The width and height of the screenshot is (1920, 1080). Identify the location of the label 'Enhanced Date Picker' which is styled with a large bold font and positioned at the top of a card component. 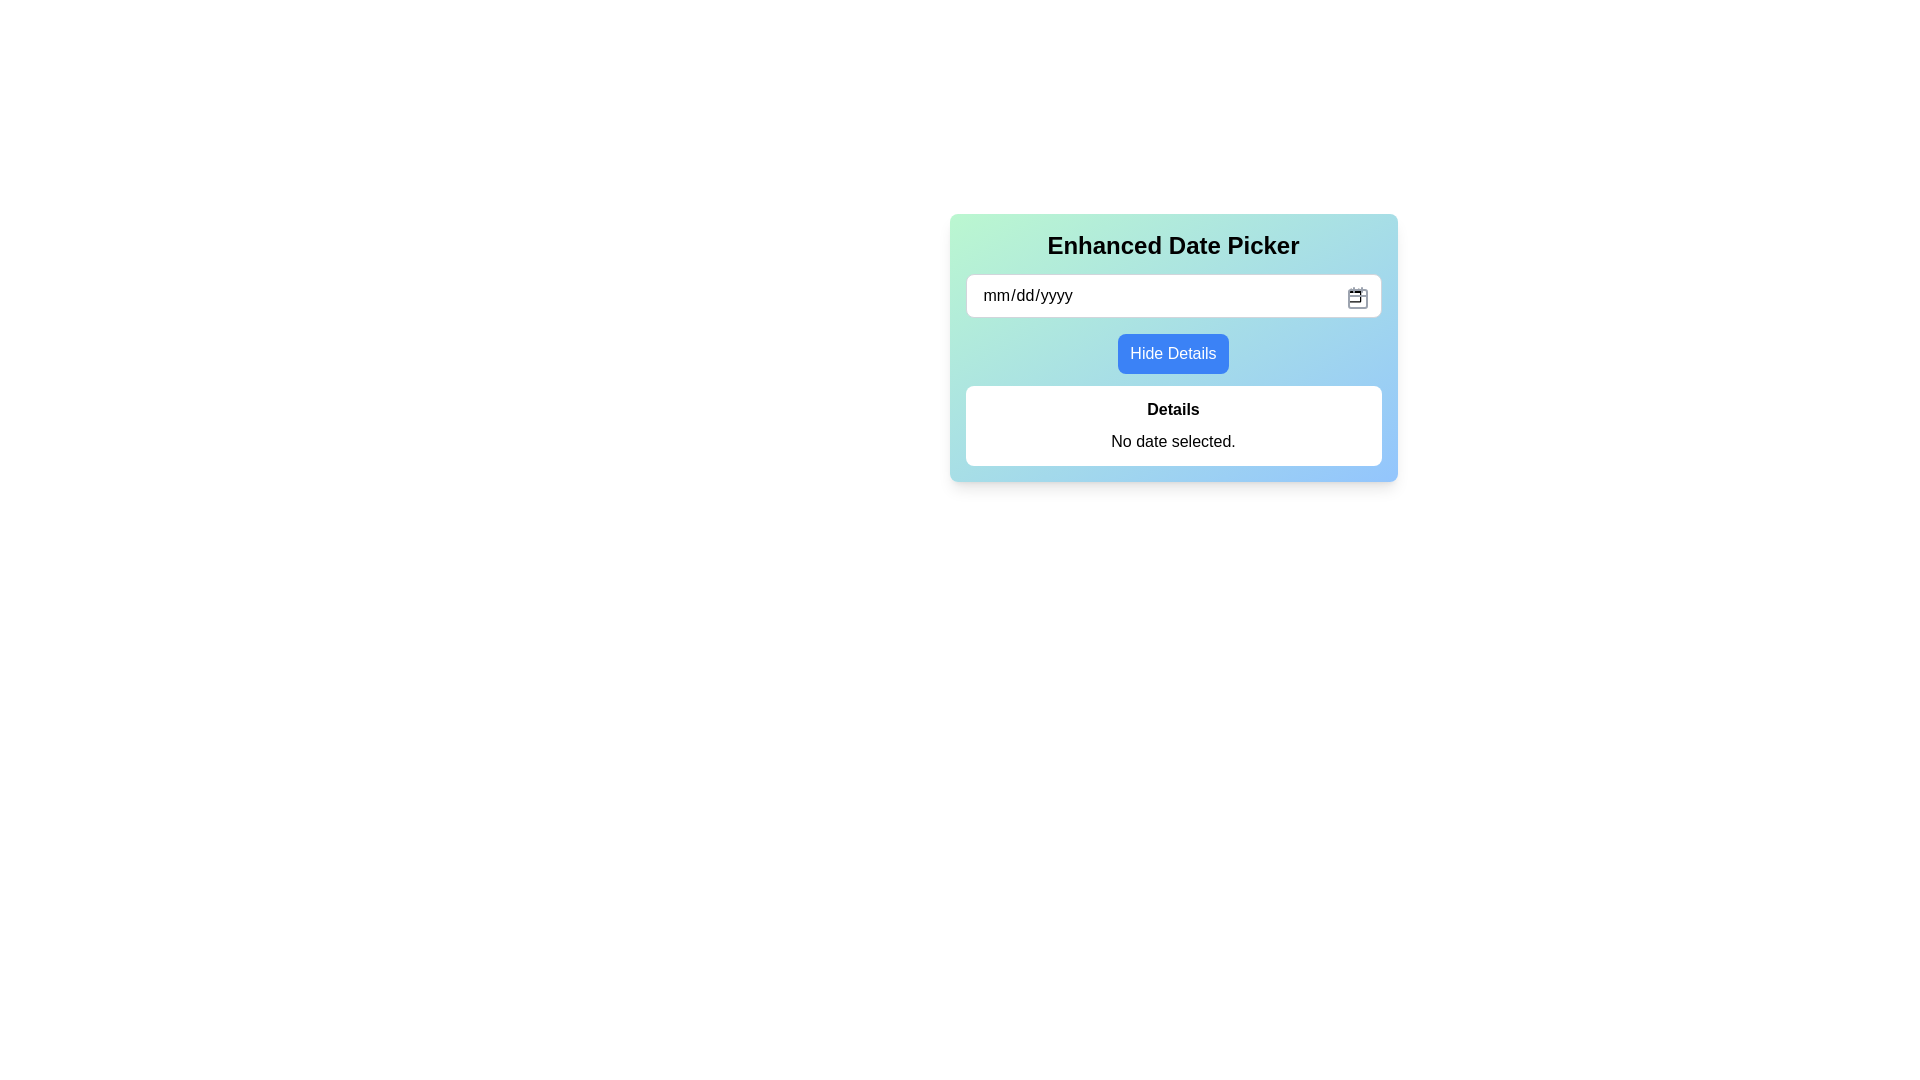
(1173, 245).